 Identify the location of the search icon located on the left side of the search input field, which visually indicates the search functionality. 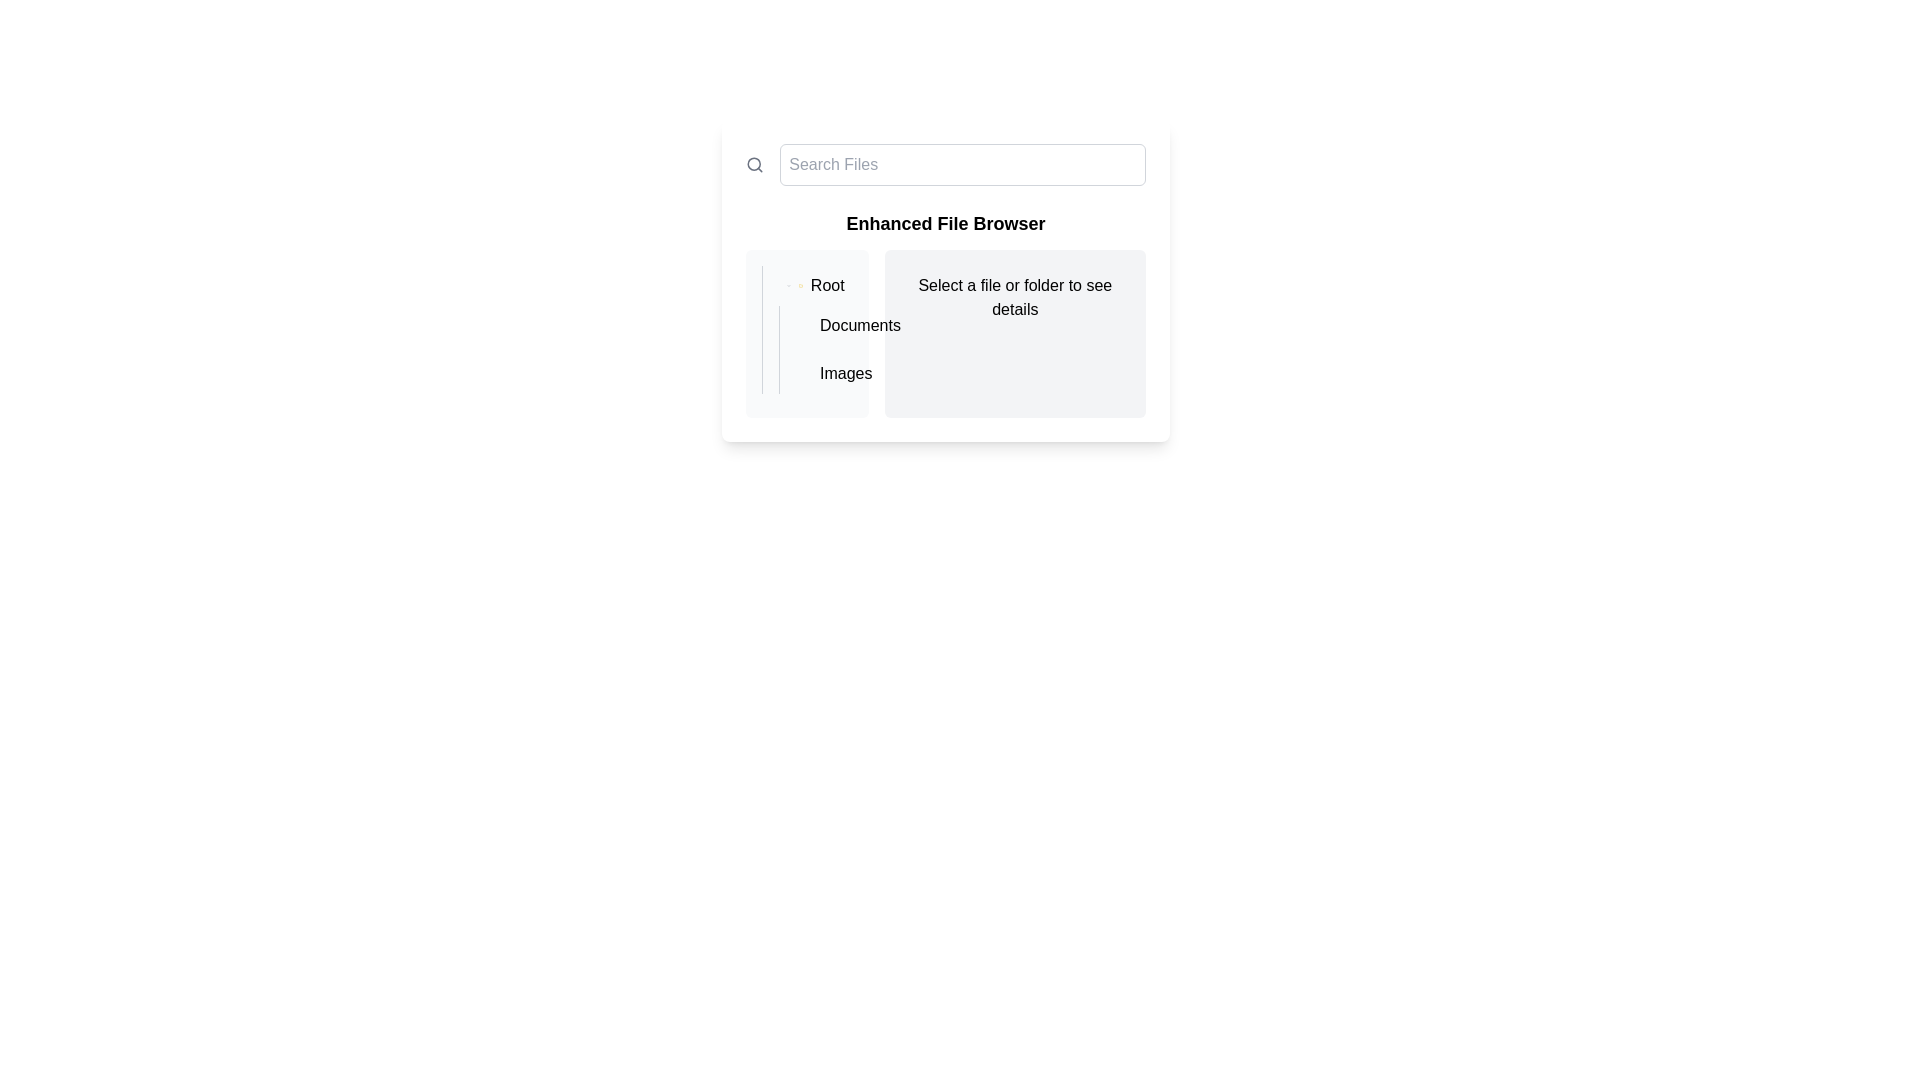
(754, 164).